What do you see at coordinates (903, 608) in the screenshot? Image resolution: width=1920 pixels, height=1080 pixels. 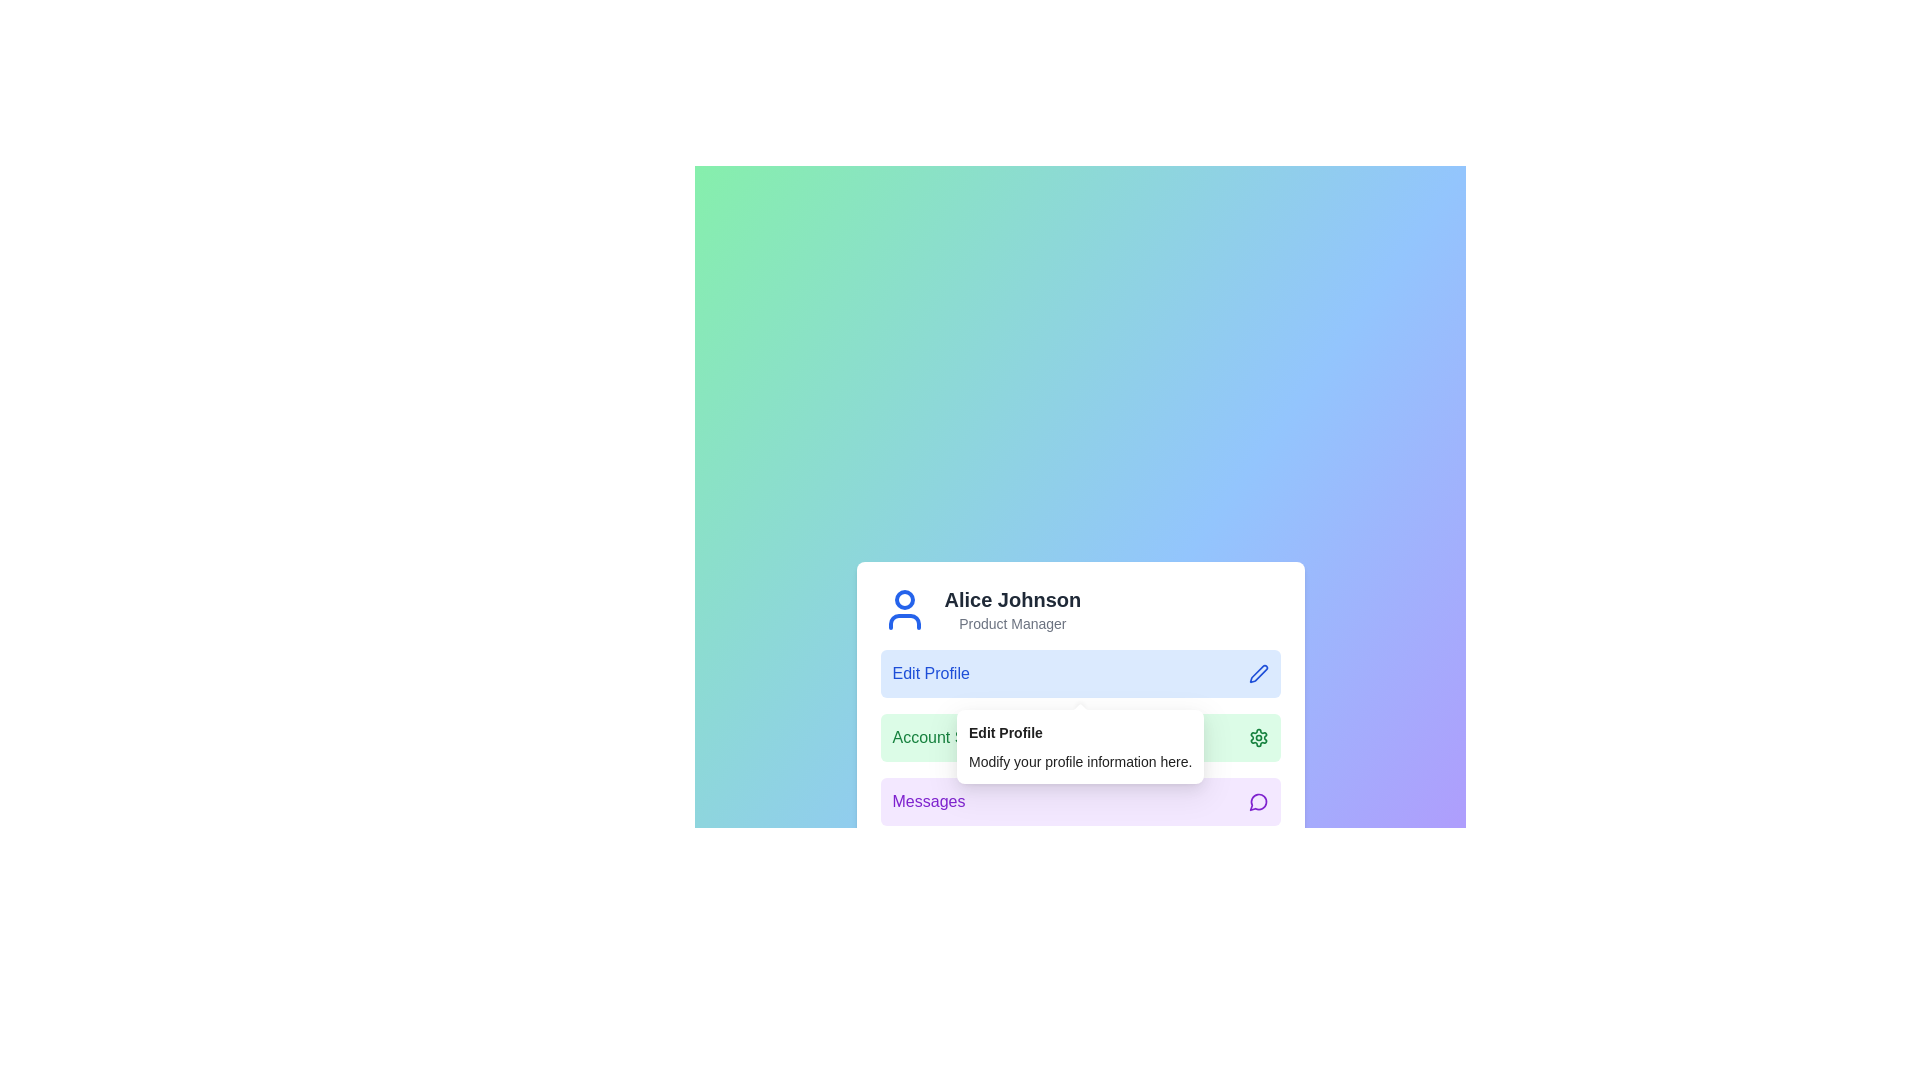 I see `the user icon, which is a simplistic representation of a person's torso in bright blue color, located at the left side of the layout for profile information` at bounding box center [903, 608].